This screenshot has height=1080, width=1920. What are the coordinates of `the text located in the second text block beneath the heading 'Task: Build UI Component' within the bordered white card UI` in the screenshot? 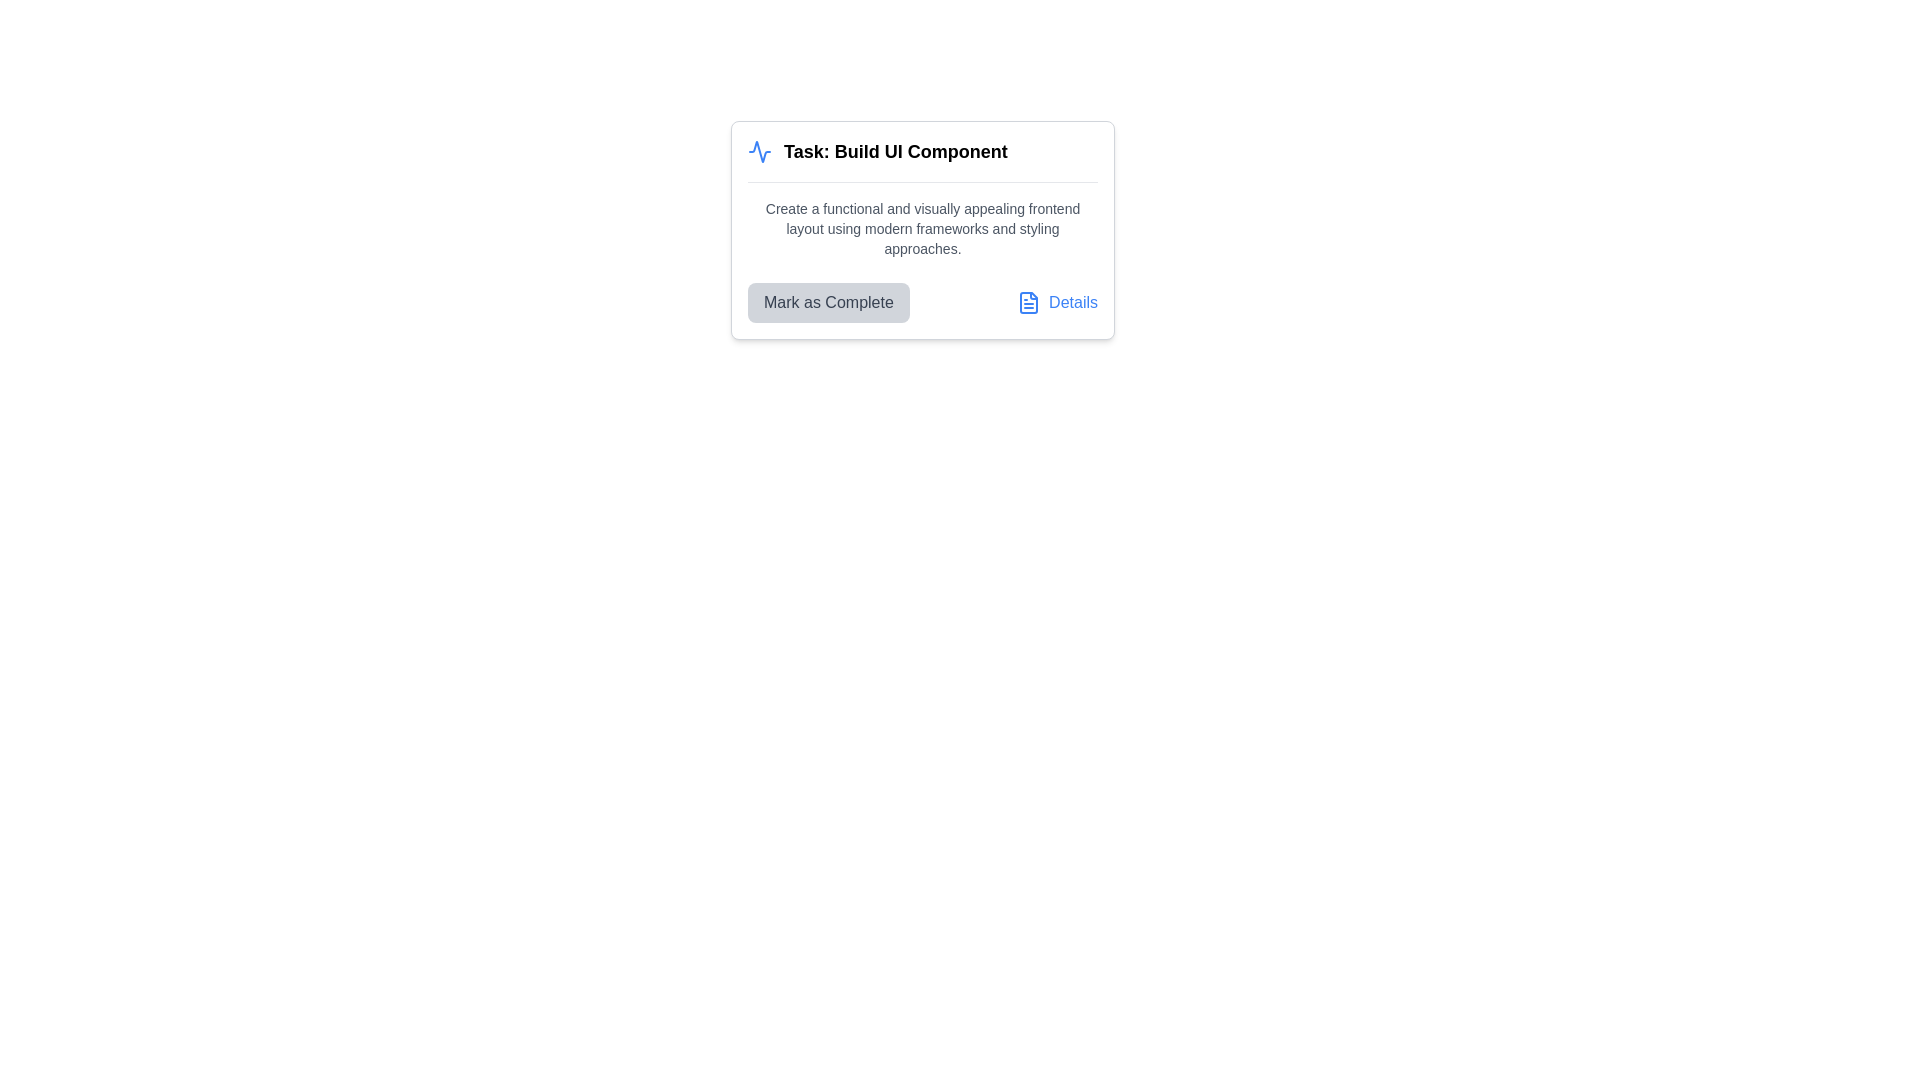 It's located at (921, 227).